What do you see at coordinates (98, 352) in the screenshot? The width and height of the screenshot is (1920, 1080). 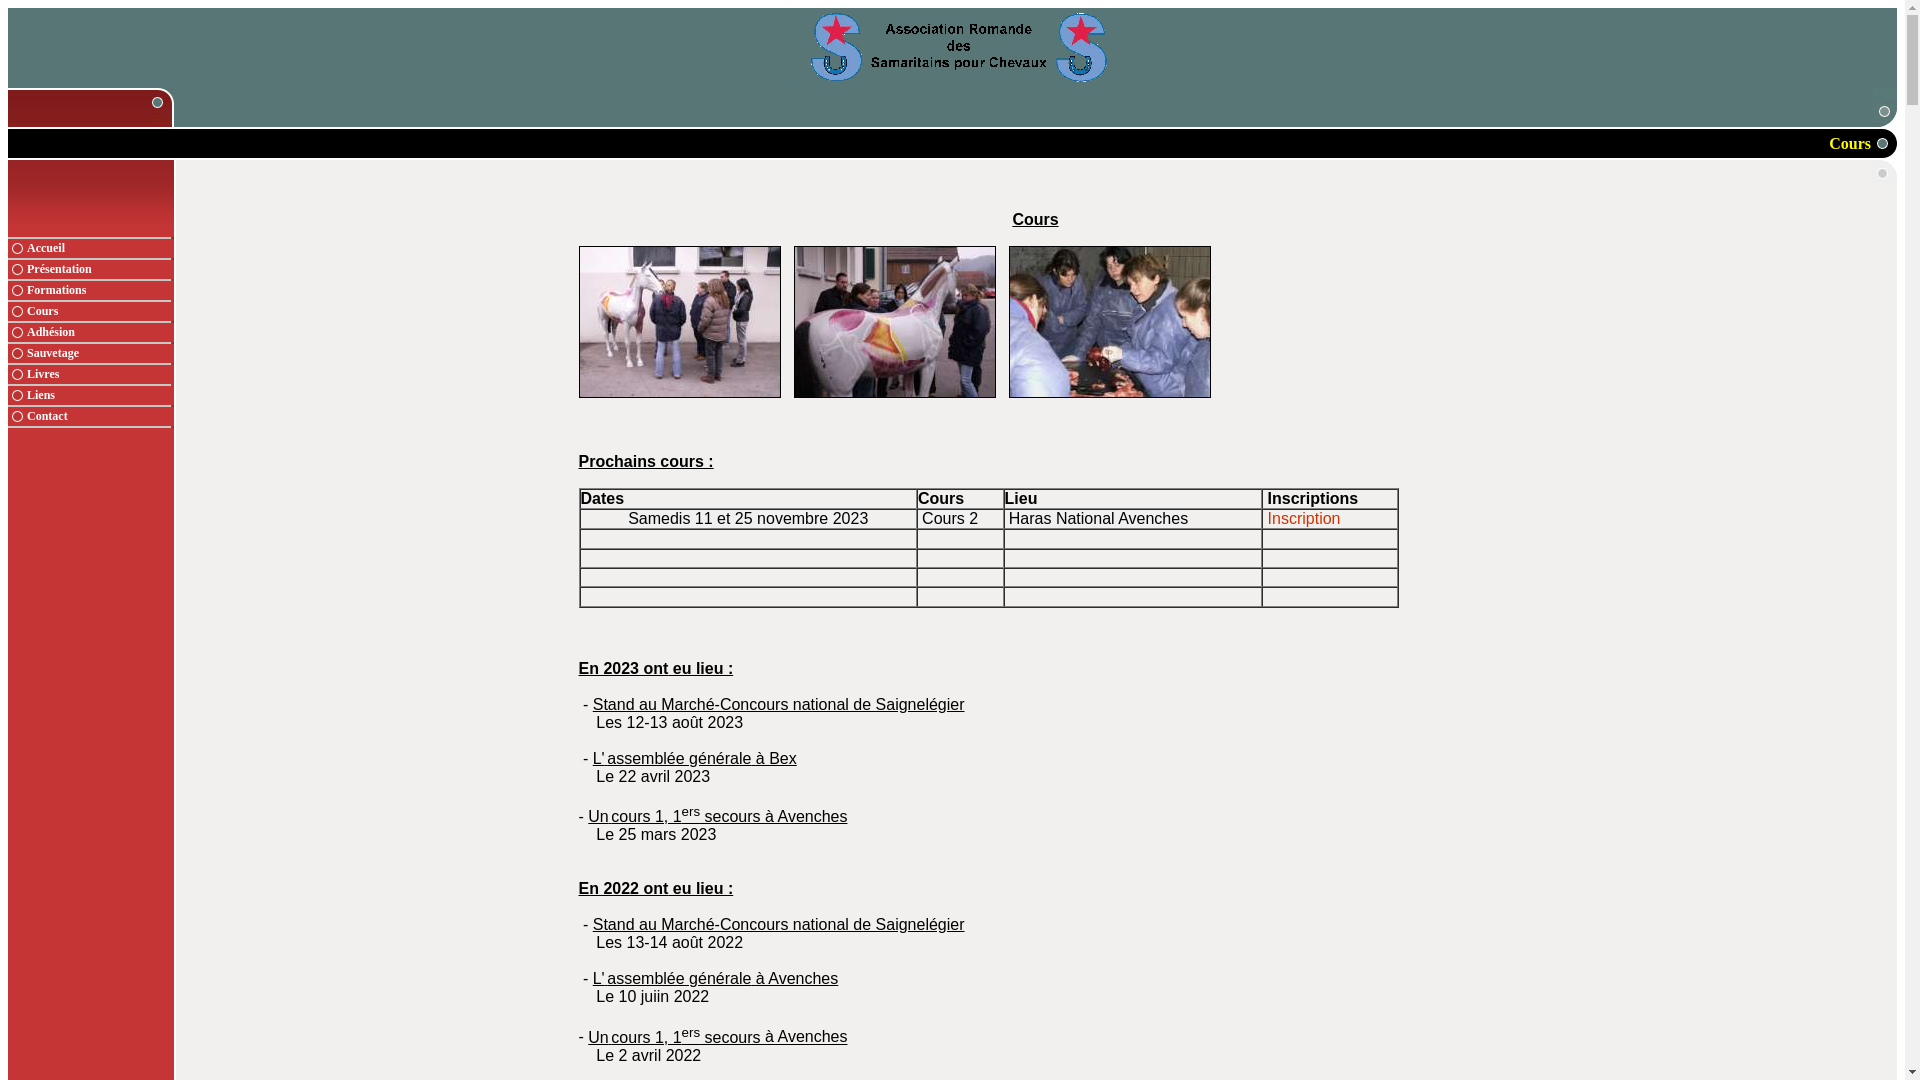 I see `'Sauvetage'` at bounding box center [98, 352].